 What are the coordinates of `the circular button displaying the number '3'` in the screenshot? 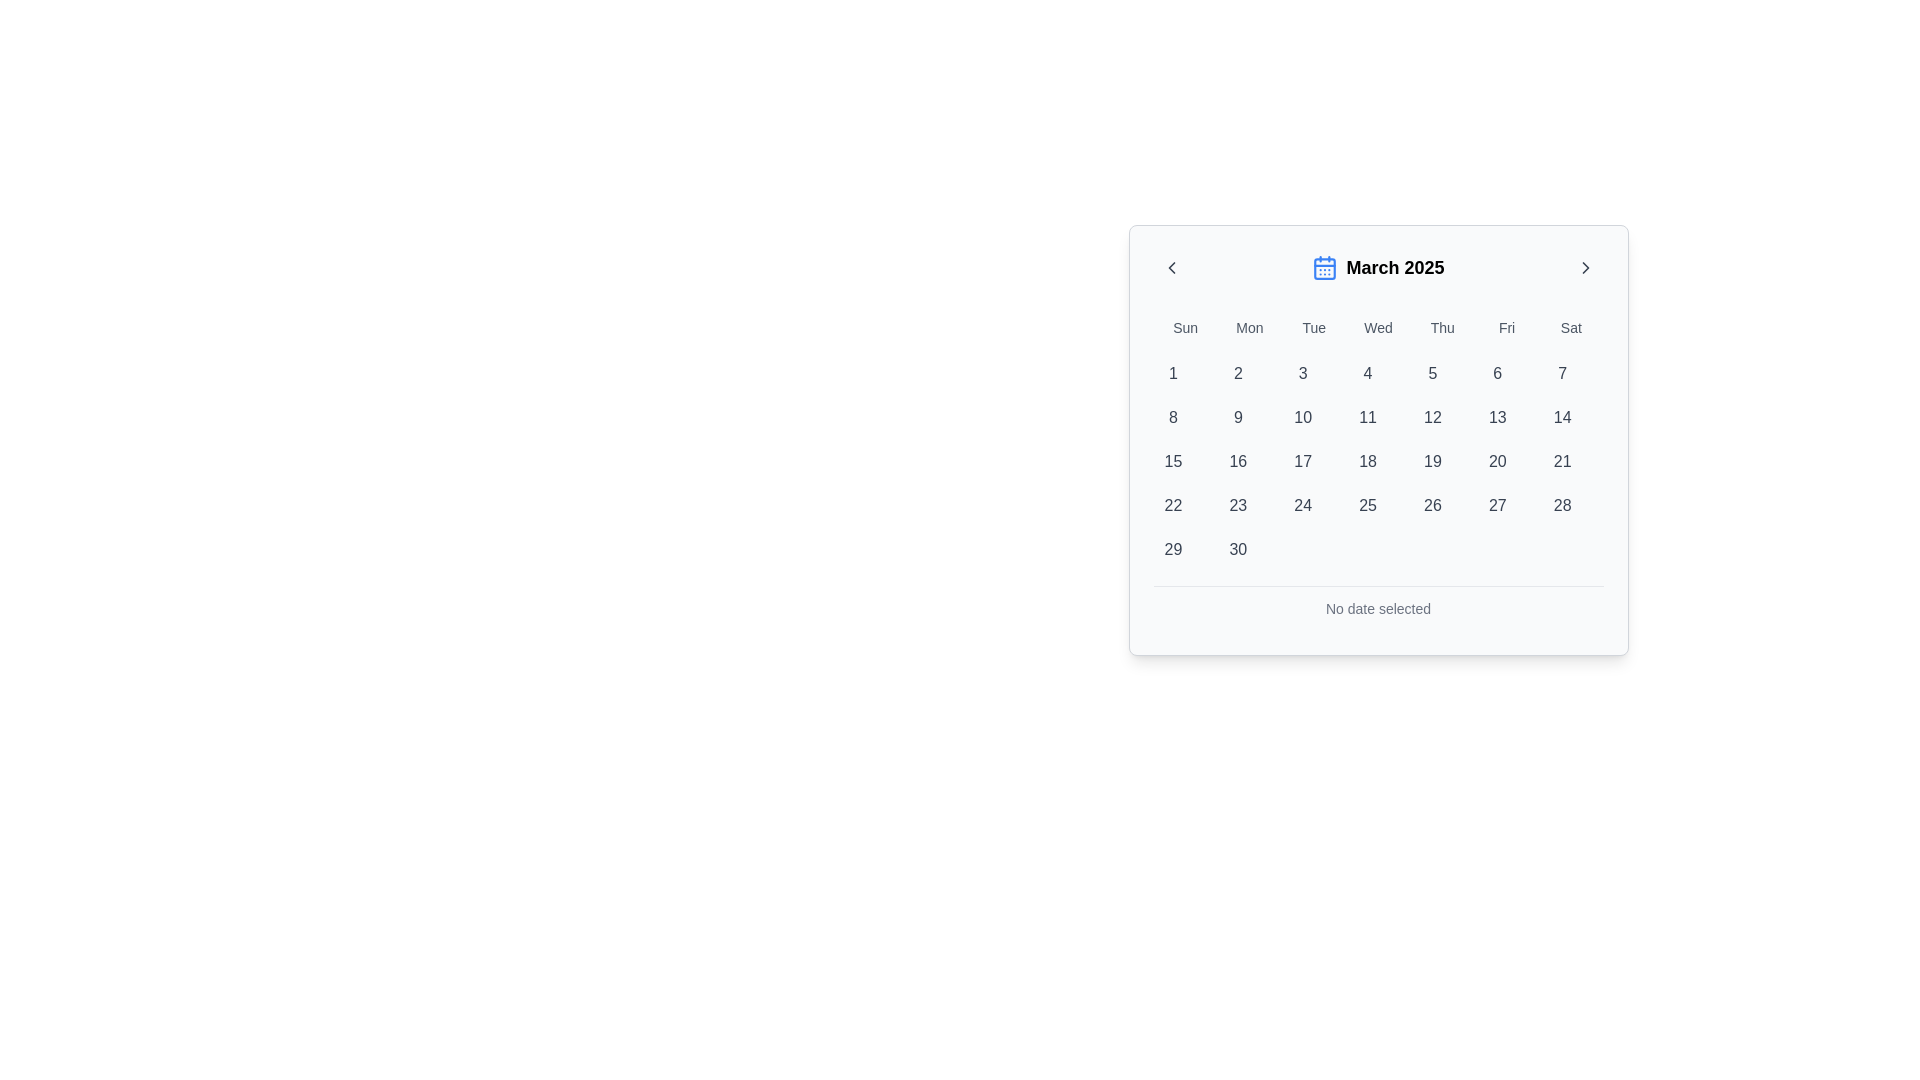 It's located at (1303, 374).